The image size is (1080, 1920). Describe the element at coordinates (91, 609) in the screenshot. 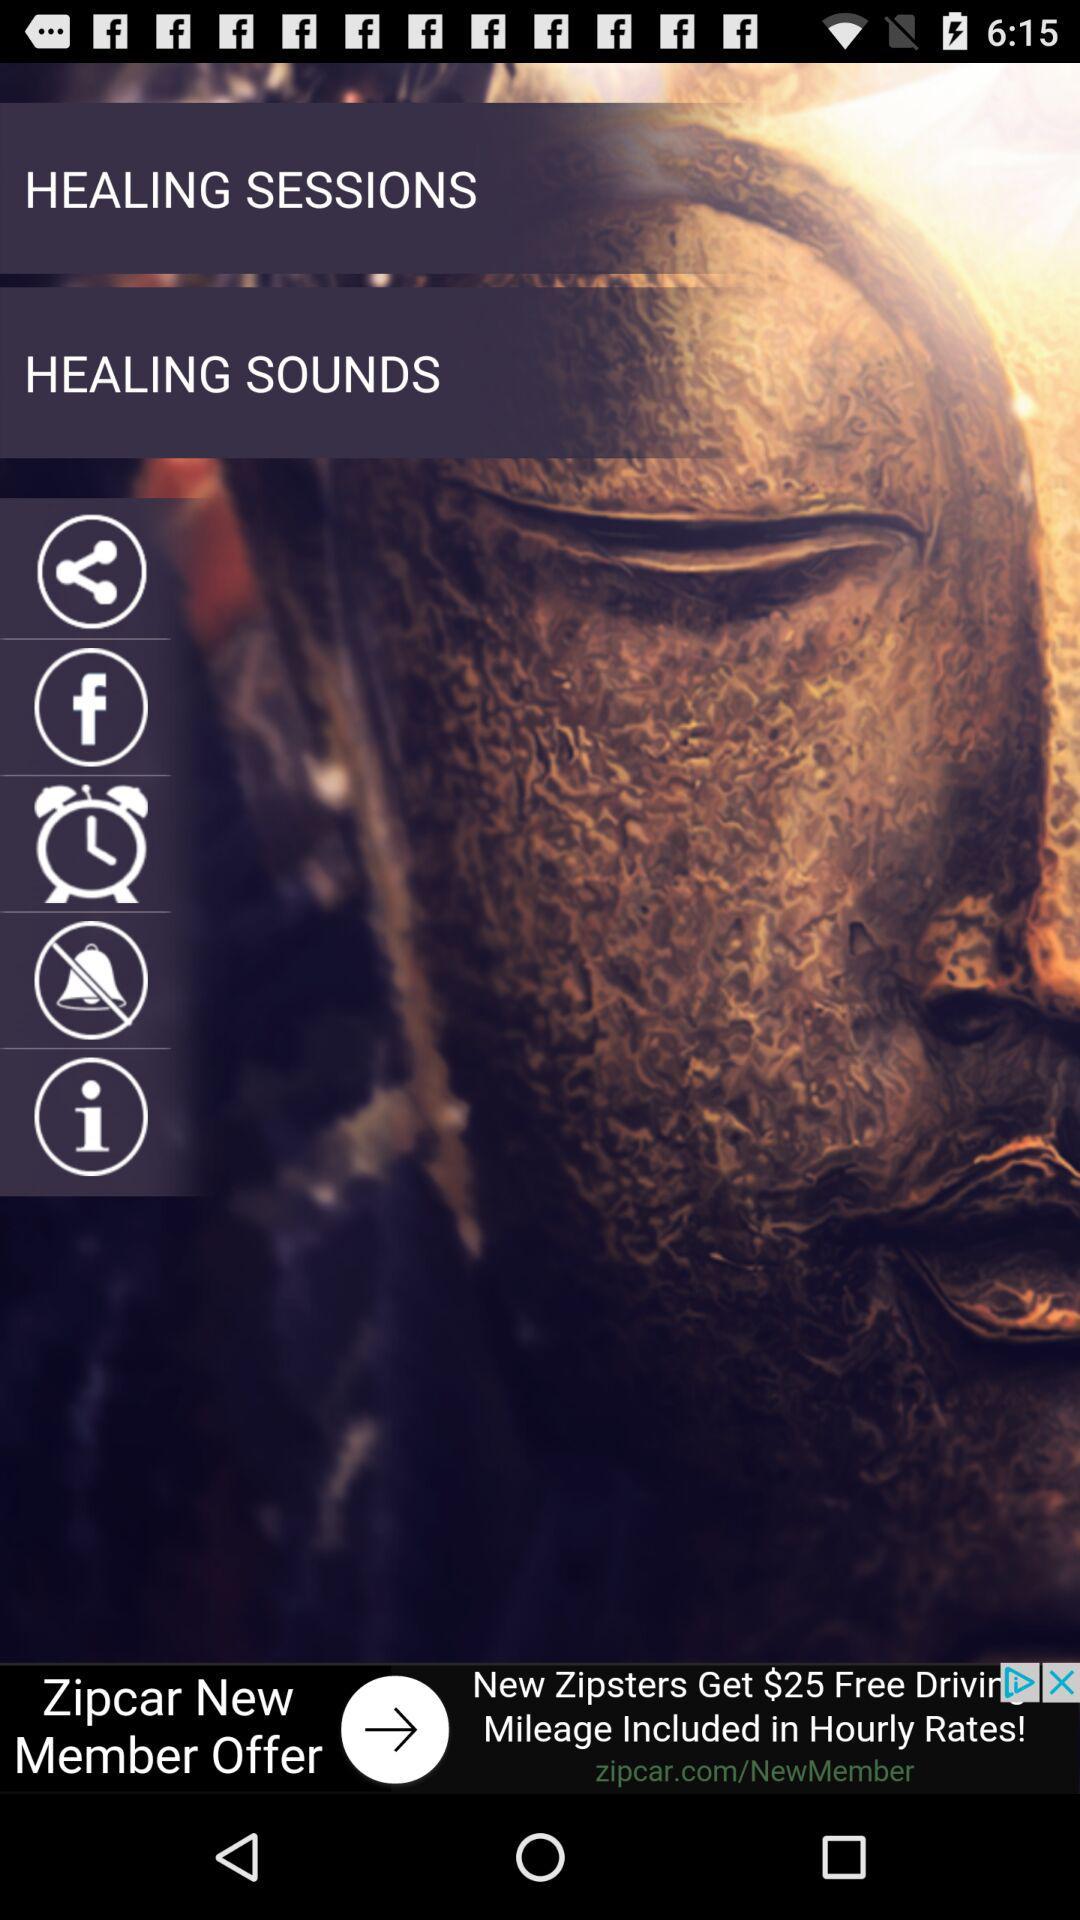

I see `the share icon` at that location.